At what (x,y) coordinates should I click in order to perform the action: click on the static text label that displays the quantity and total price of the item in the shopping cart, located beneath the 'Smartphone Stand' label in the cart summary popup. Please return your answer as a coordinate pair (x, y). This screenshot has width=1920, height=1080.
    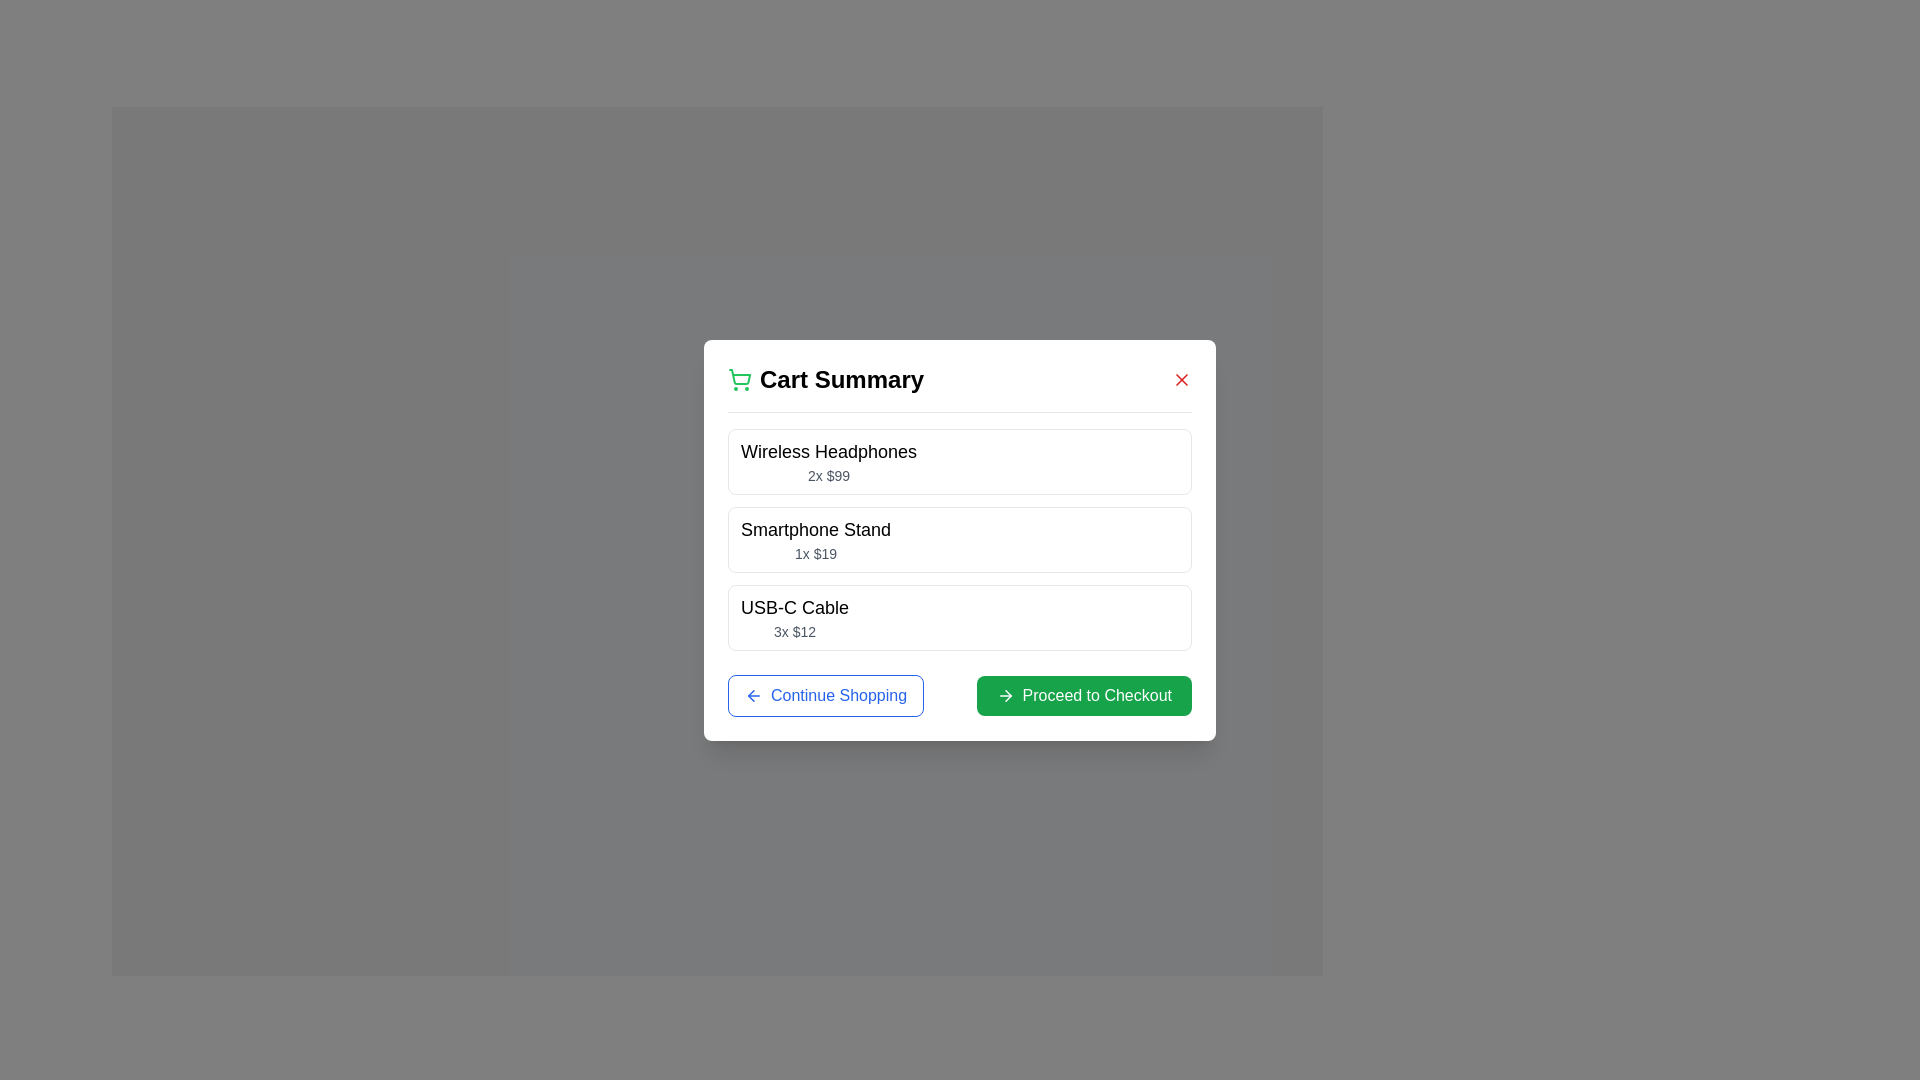
    Looking at the image, I should click on (816, 553).